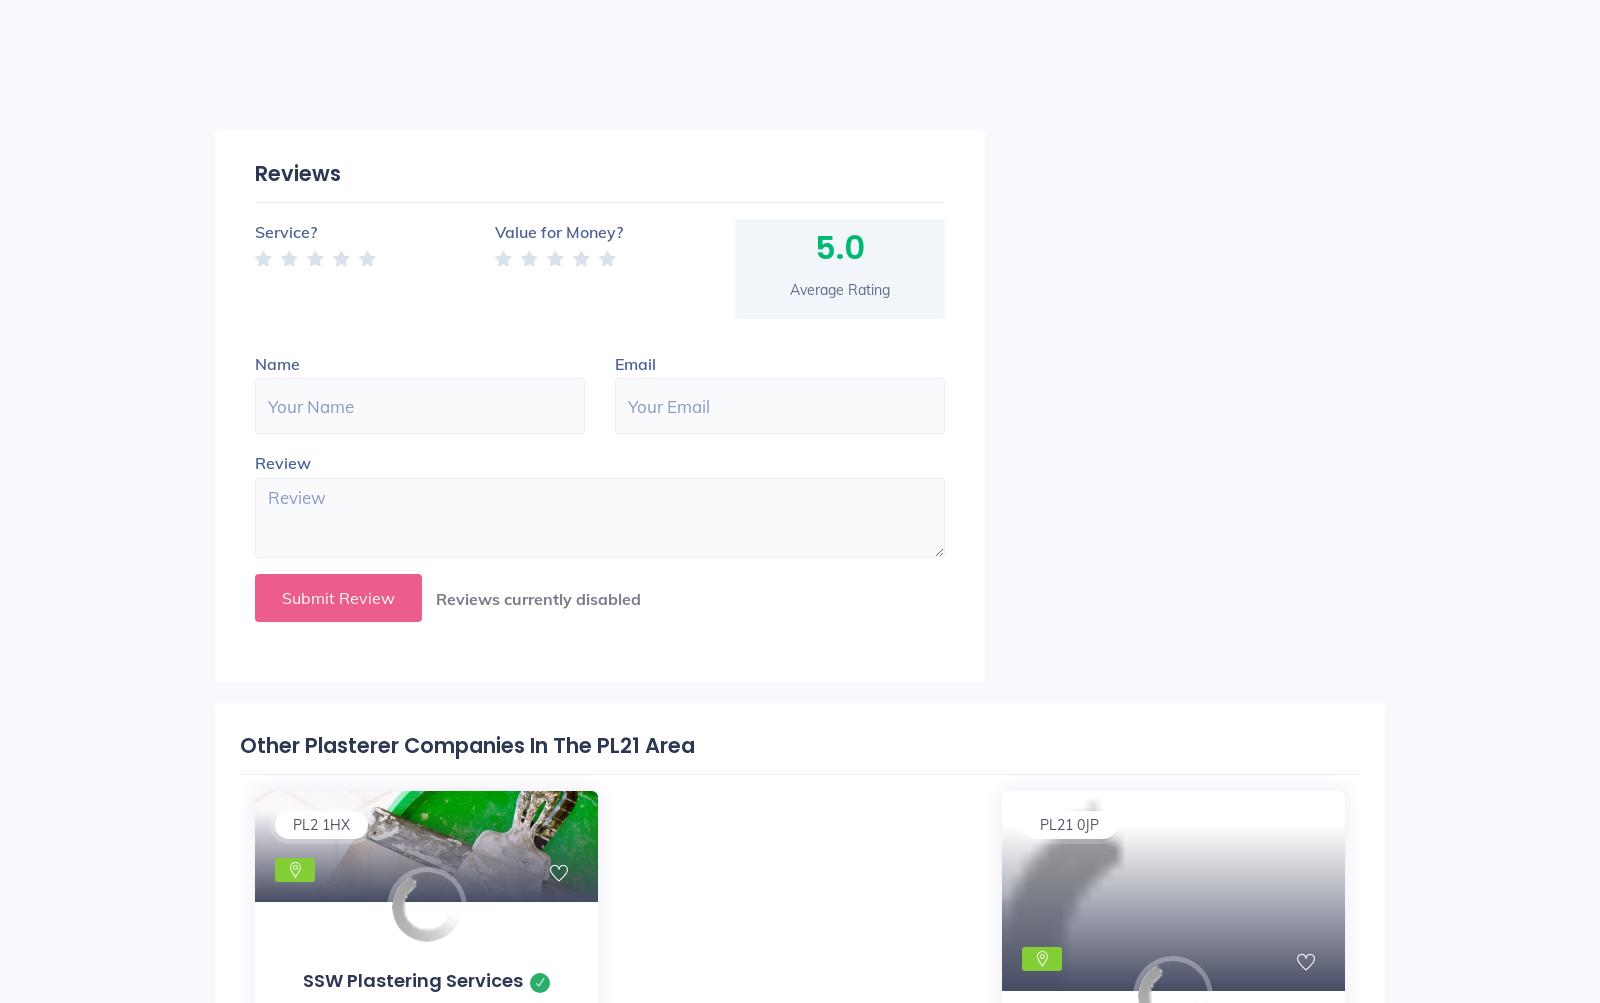 Image resolution: width=1600 pixels, height=1003 pixels. I want to click on 'SSW Plastering Services', so click(411, 979).